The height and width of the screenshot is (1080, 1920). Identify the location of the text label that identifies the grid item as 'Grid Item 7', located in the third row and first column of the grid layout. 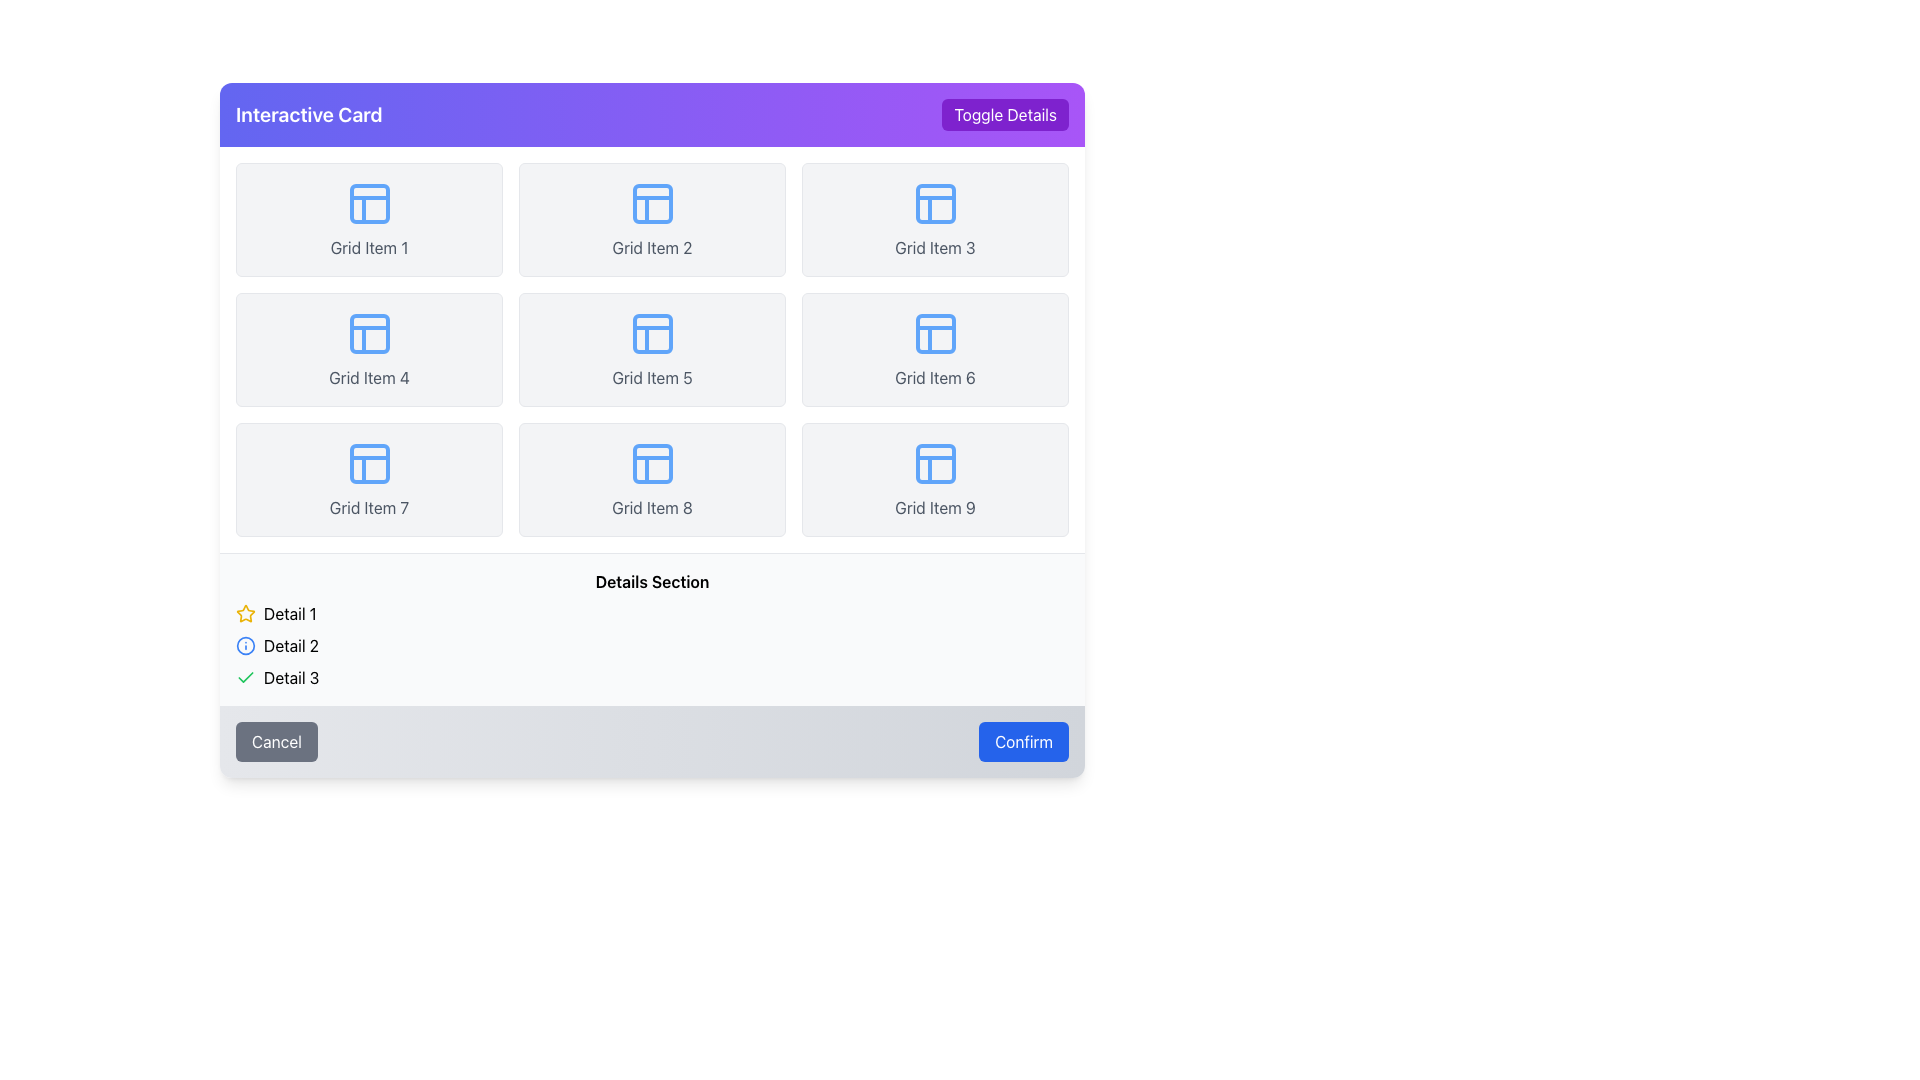
(369, 507).